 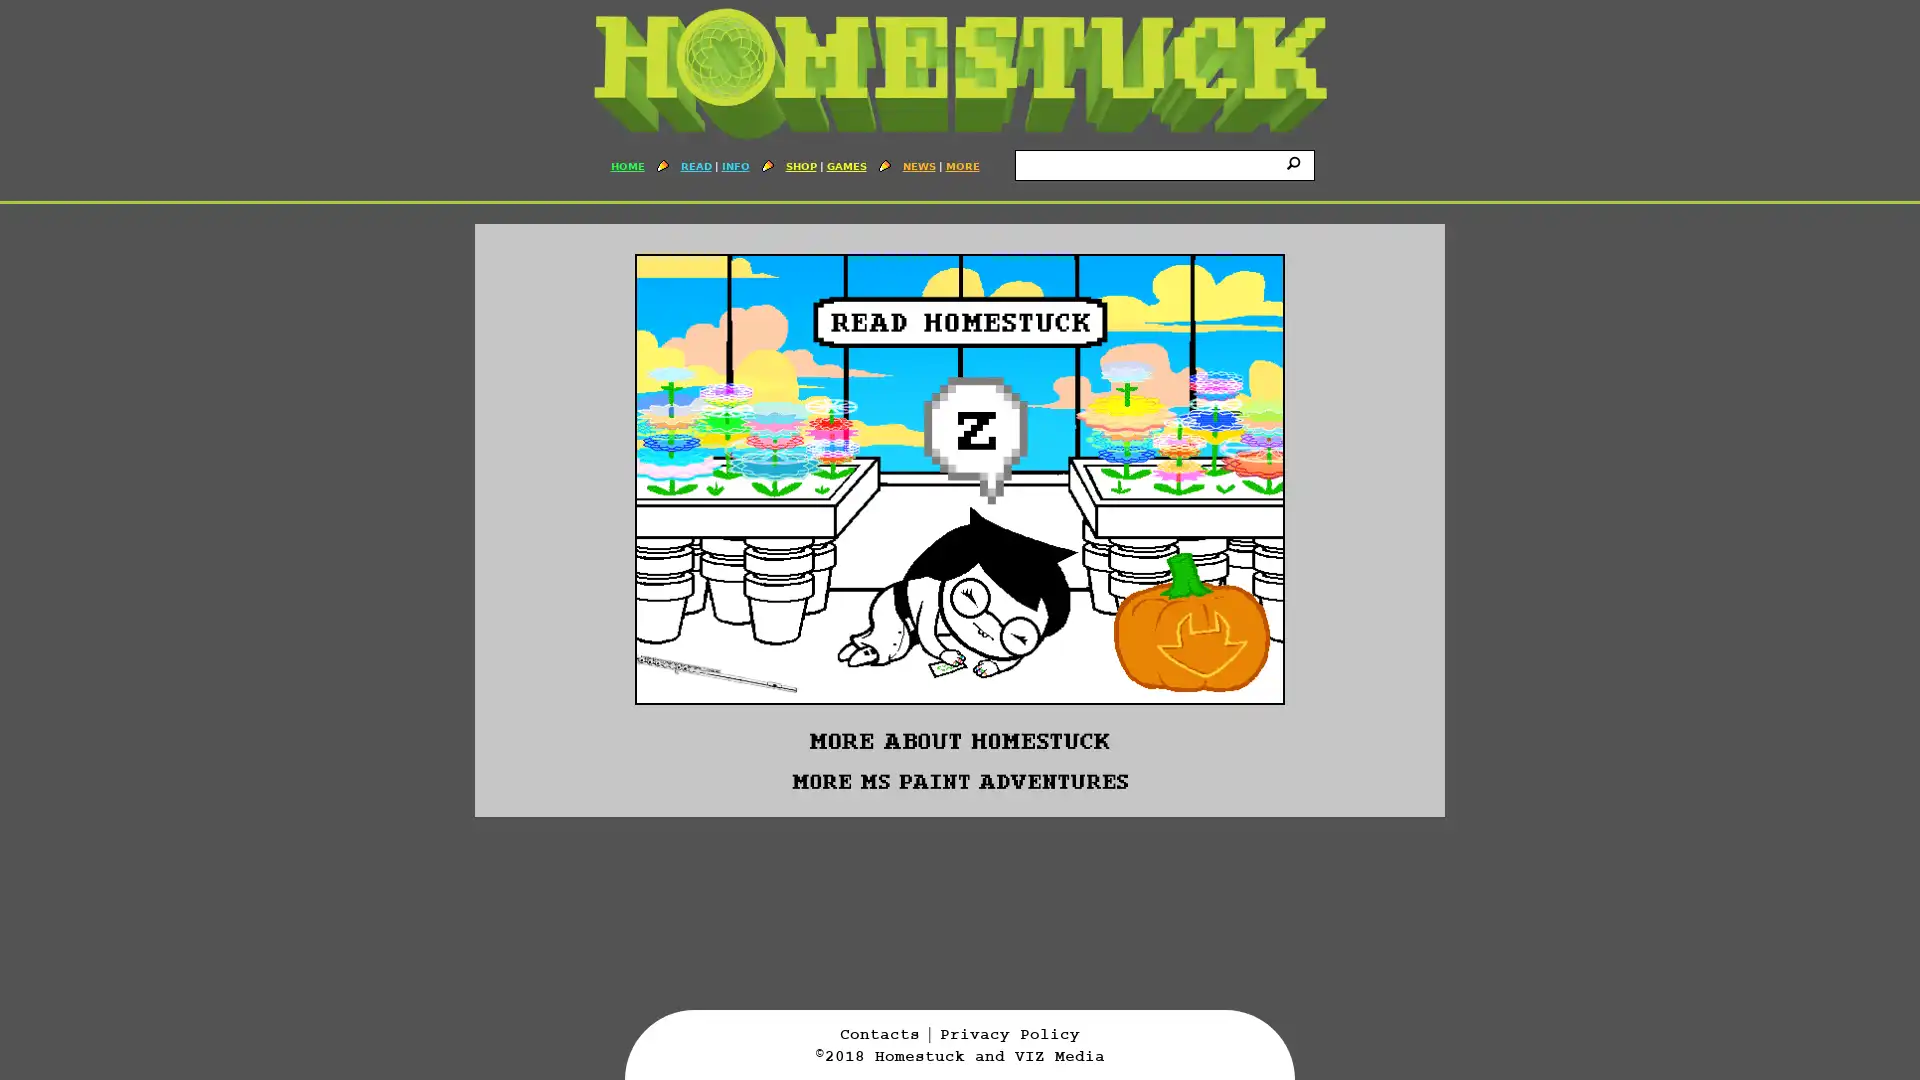 I want to click on i, so click(x=1296, y=161).